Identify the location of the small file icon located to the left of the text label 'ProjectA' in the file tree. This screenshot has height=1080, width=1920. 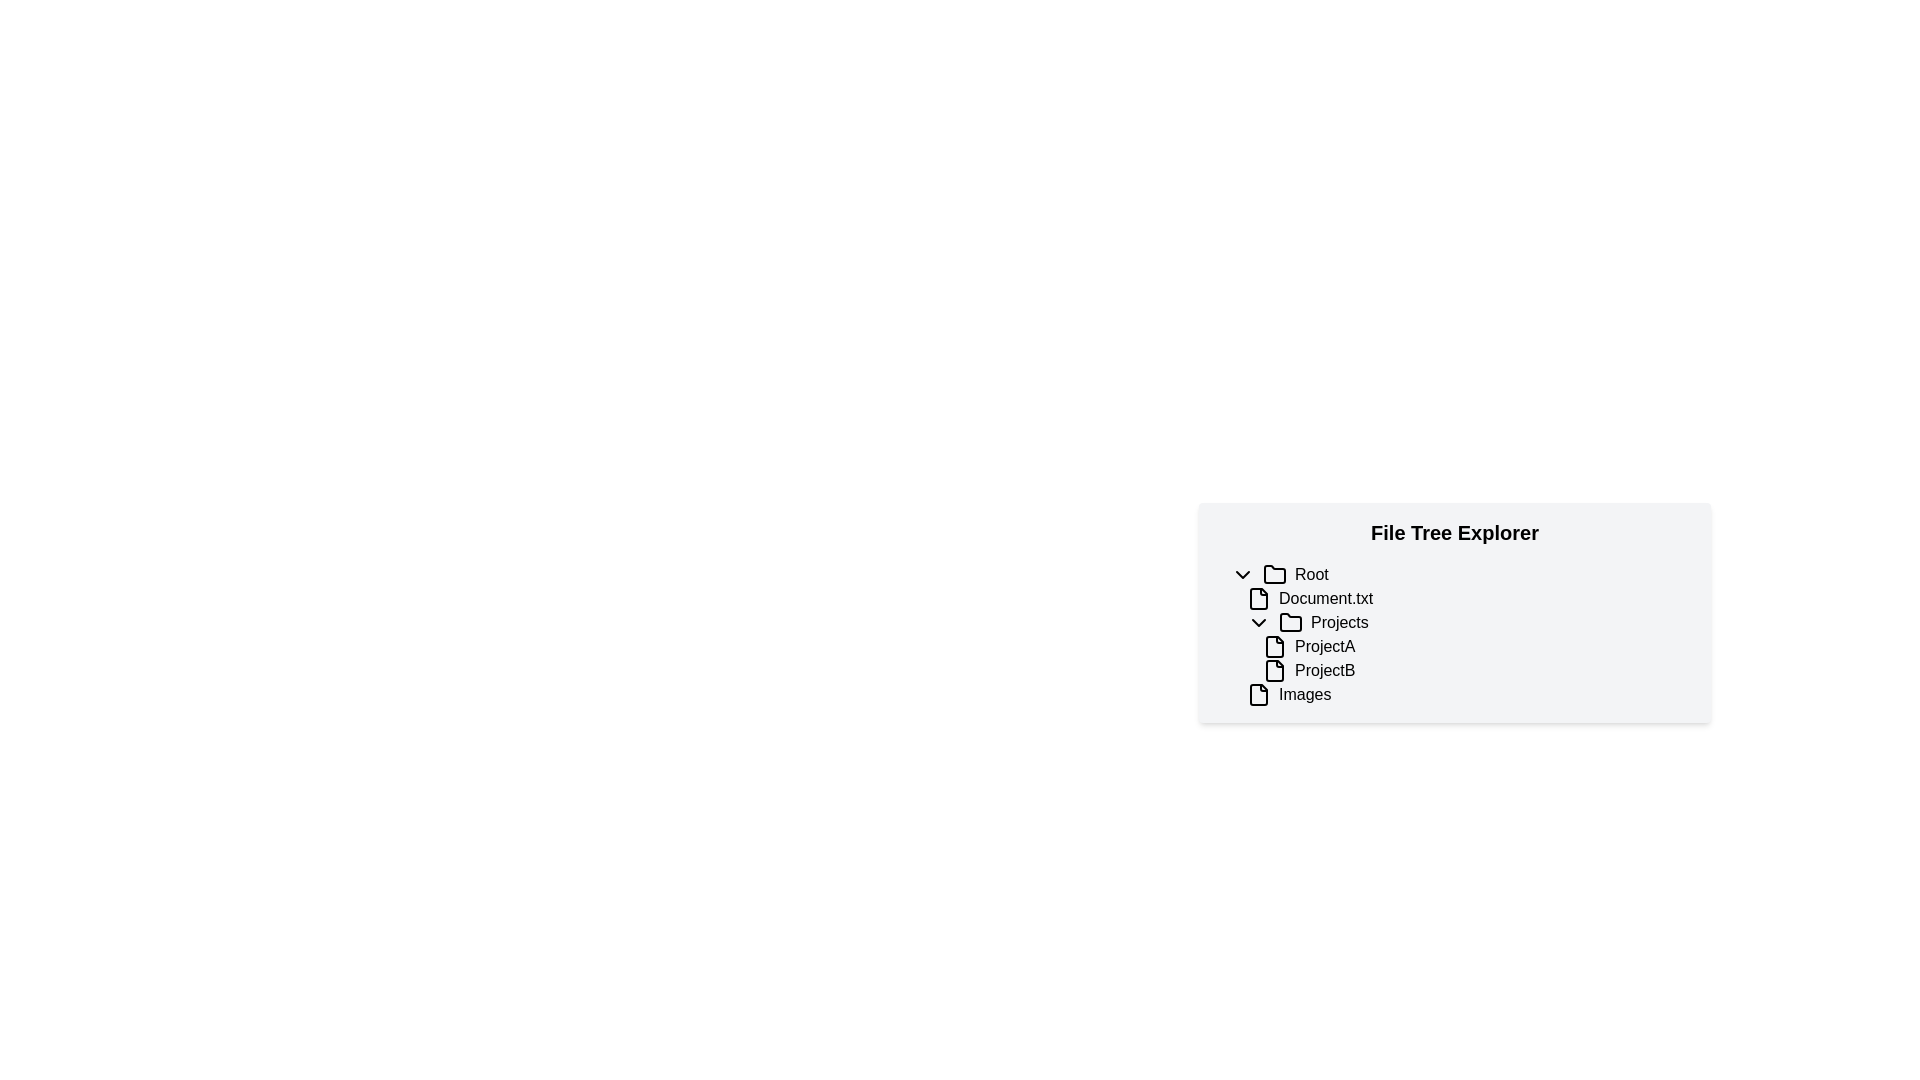
(1274, 647).